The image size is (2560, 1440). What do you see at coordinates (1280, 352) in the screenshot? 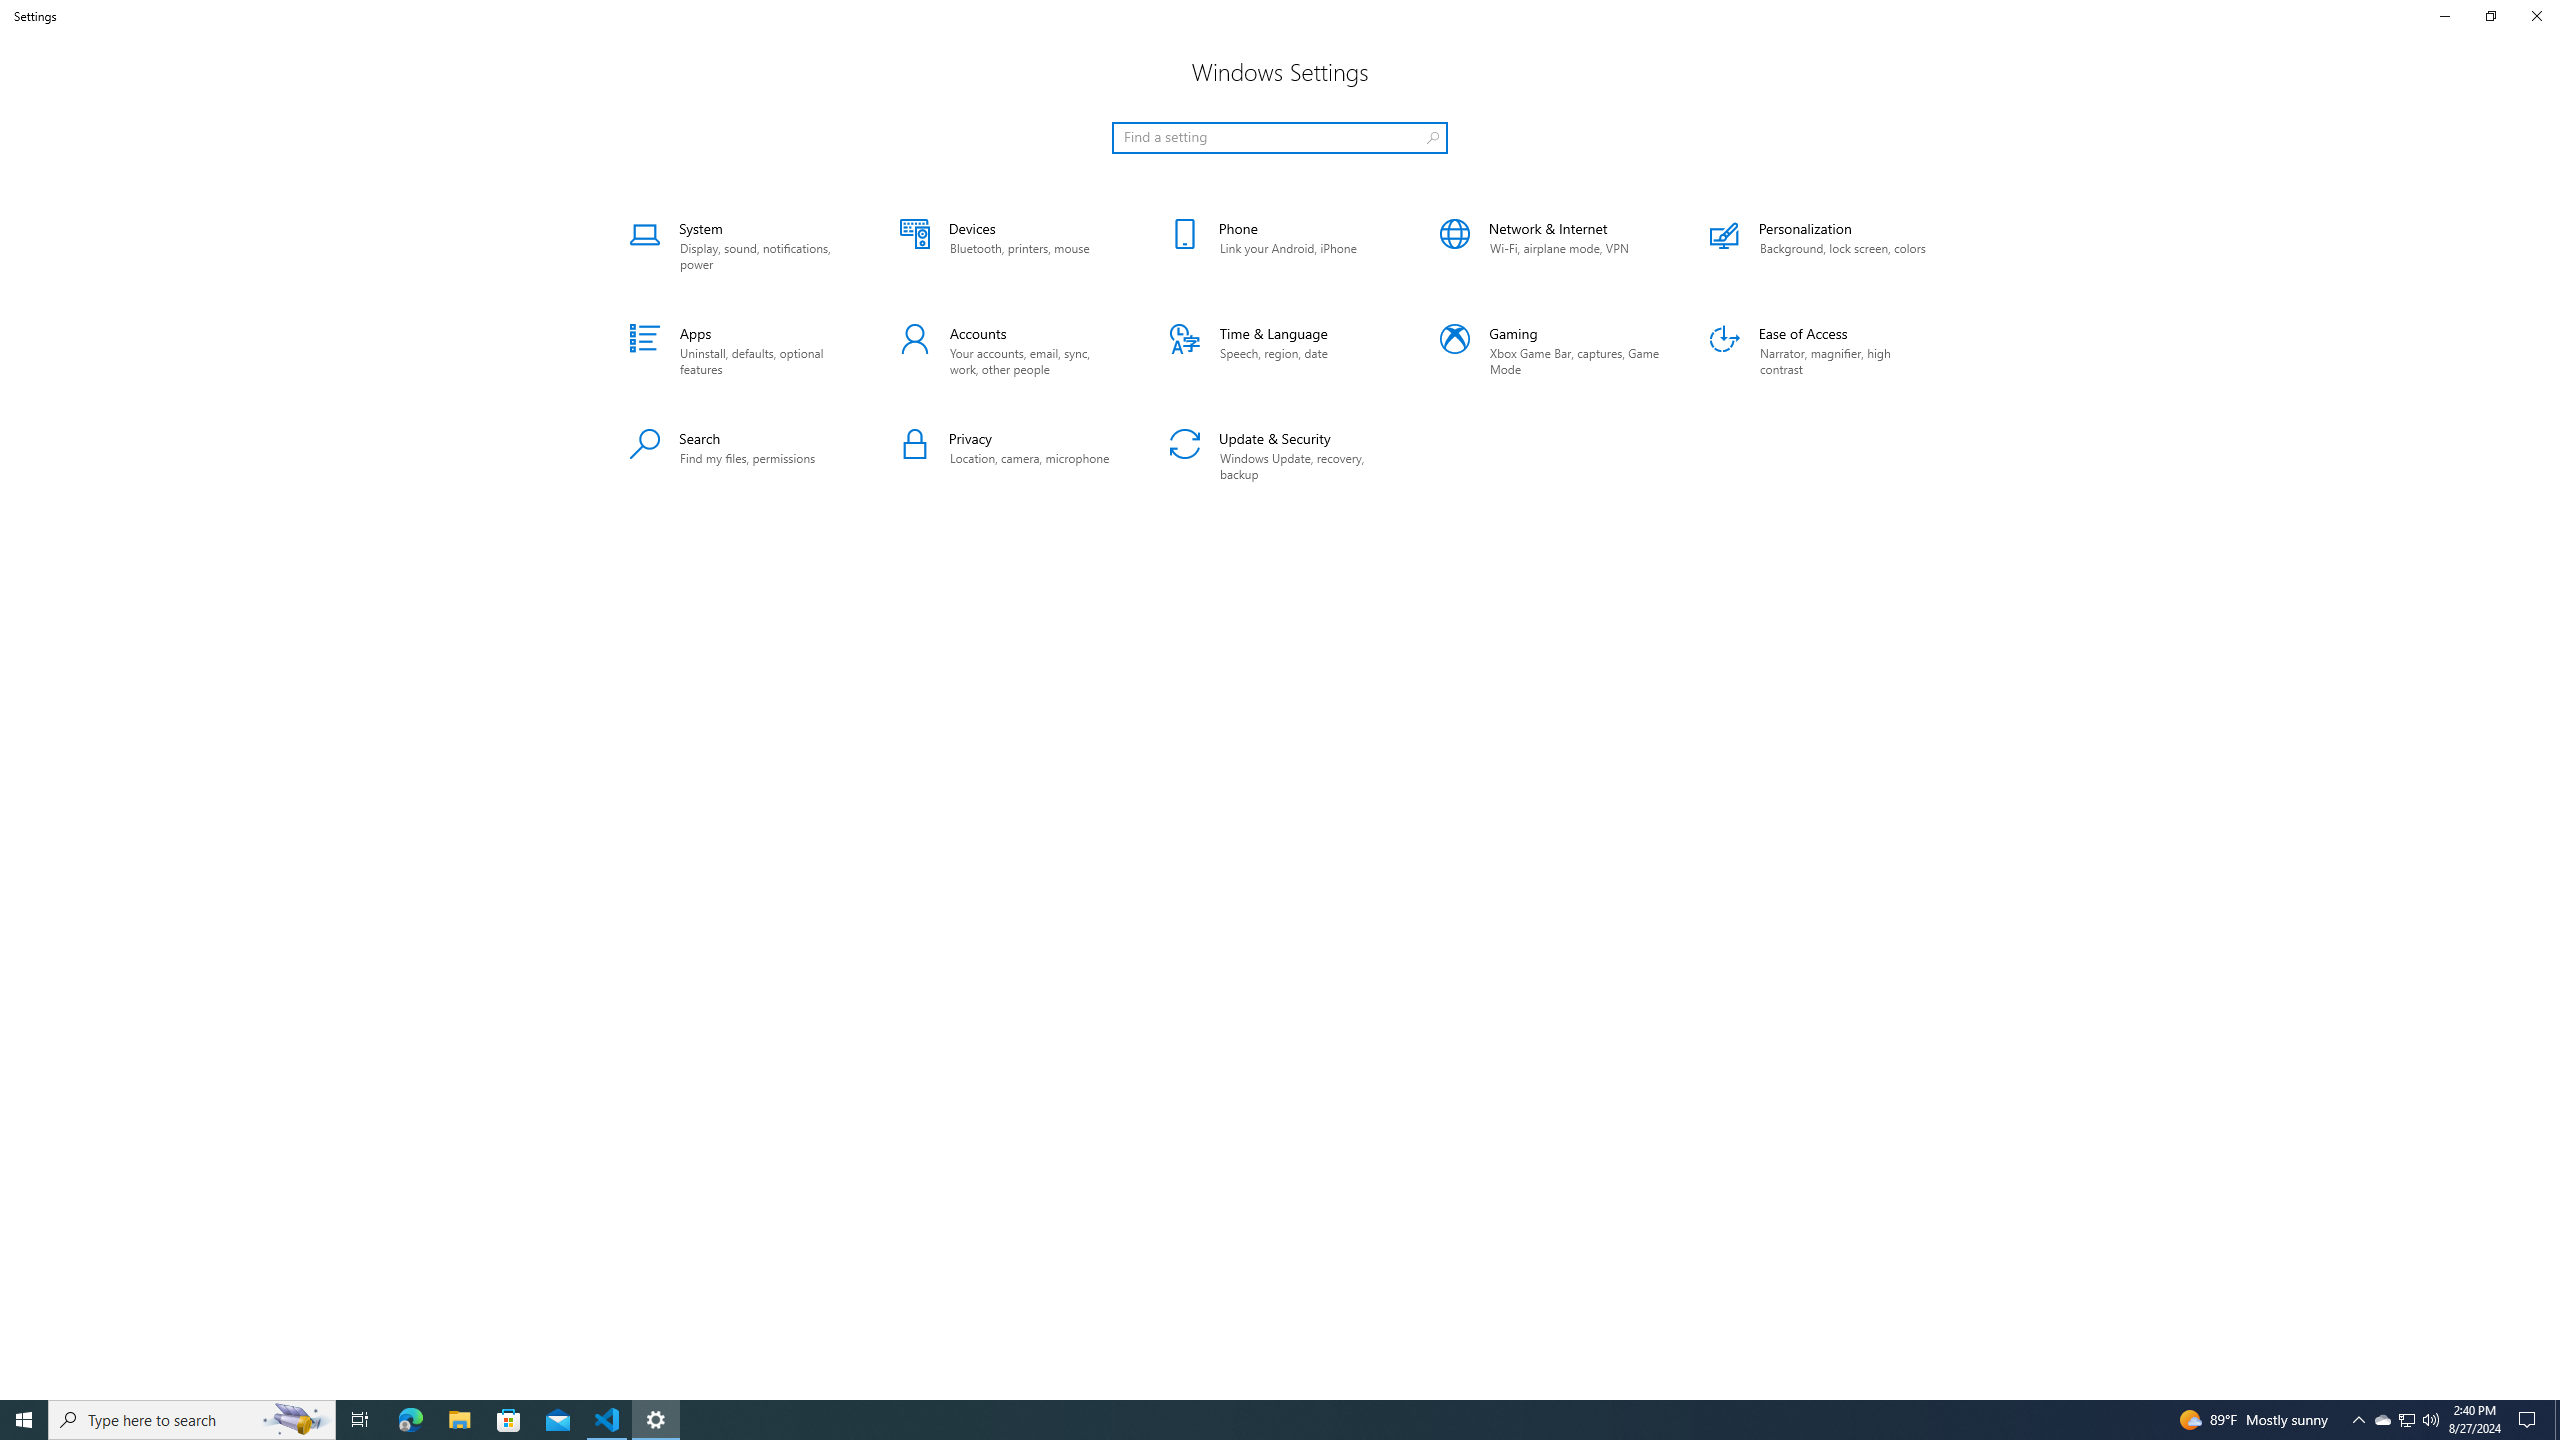
I see `'Time & Language'` at bounding box center [1280, 352].